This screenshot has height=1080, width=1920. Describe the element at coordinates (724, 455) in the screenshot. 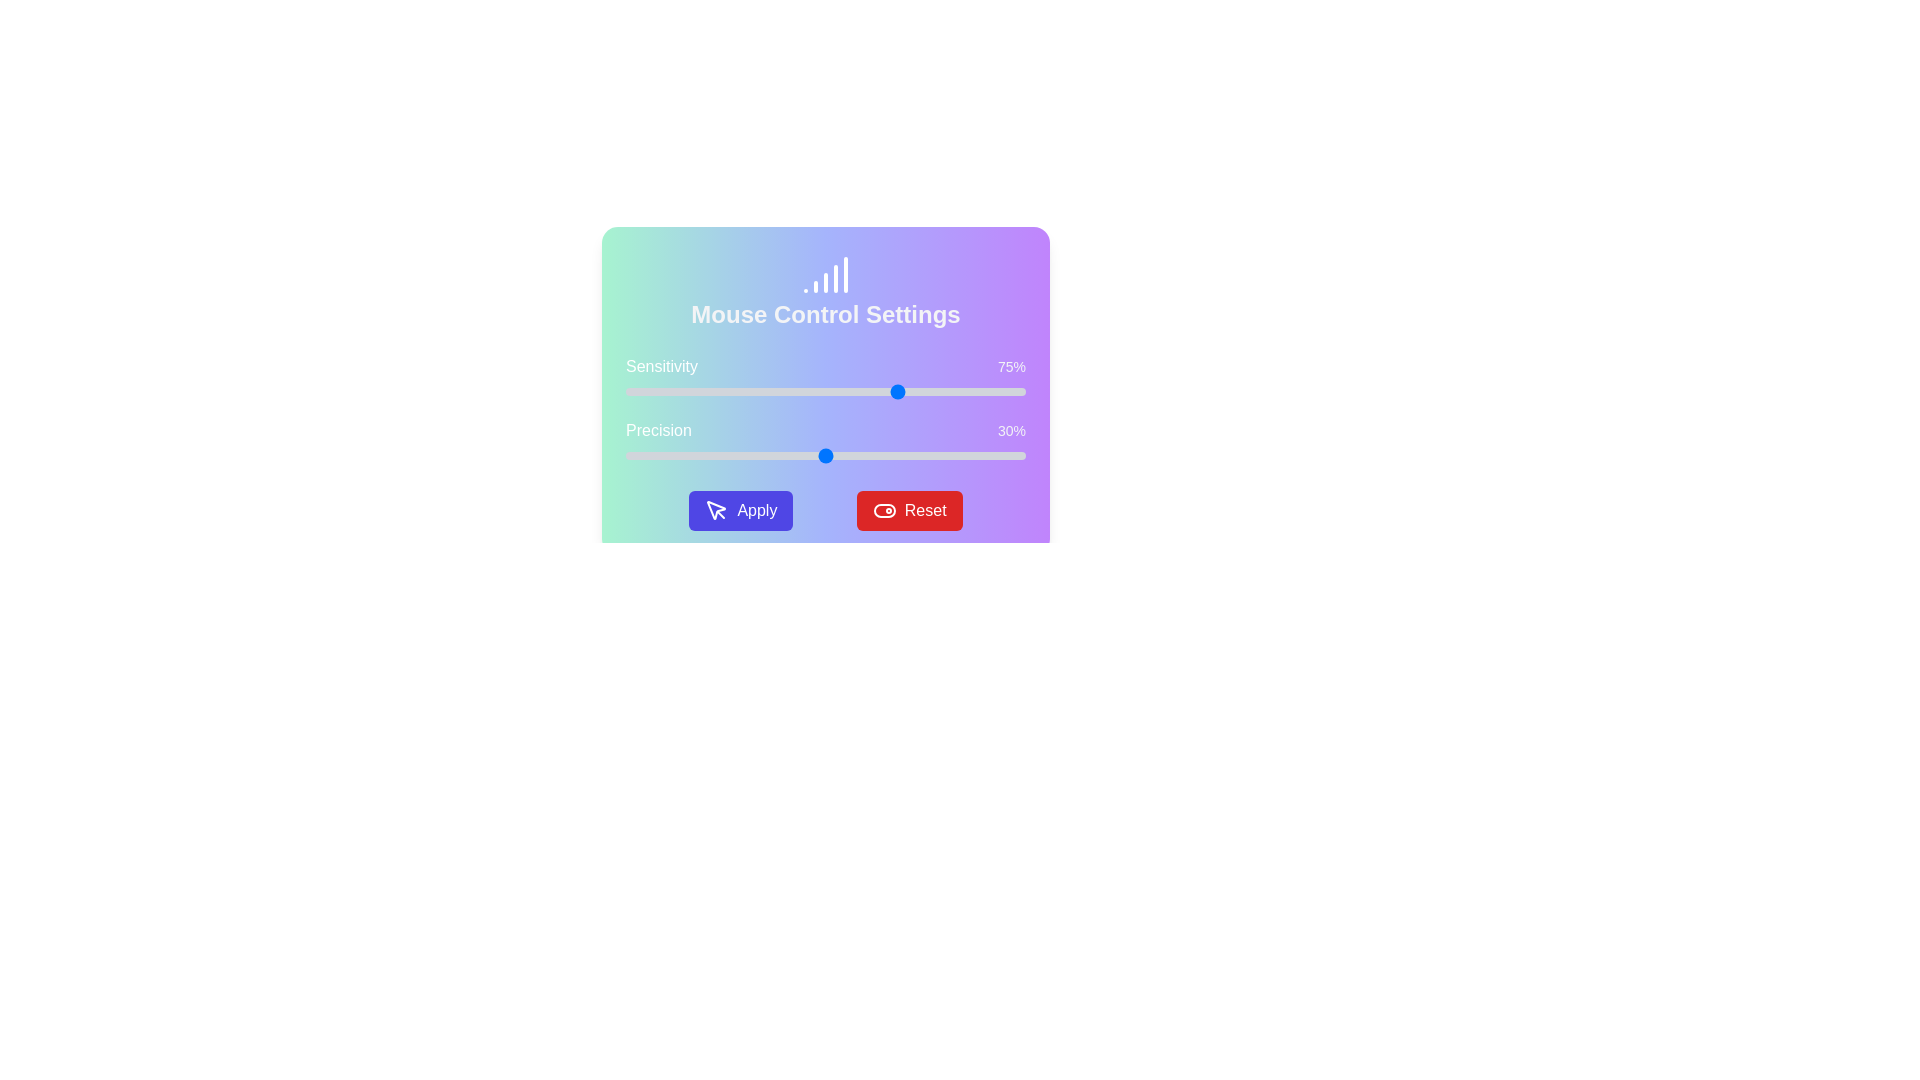

I see `the precision` at that location.